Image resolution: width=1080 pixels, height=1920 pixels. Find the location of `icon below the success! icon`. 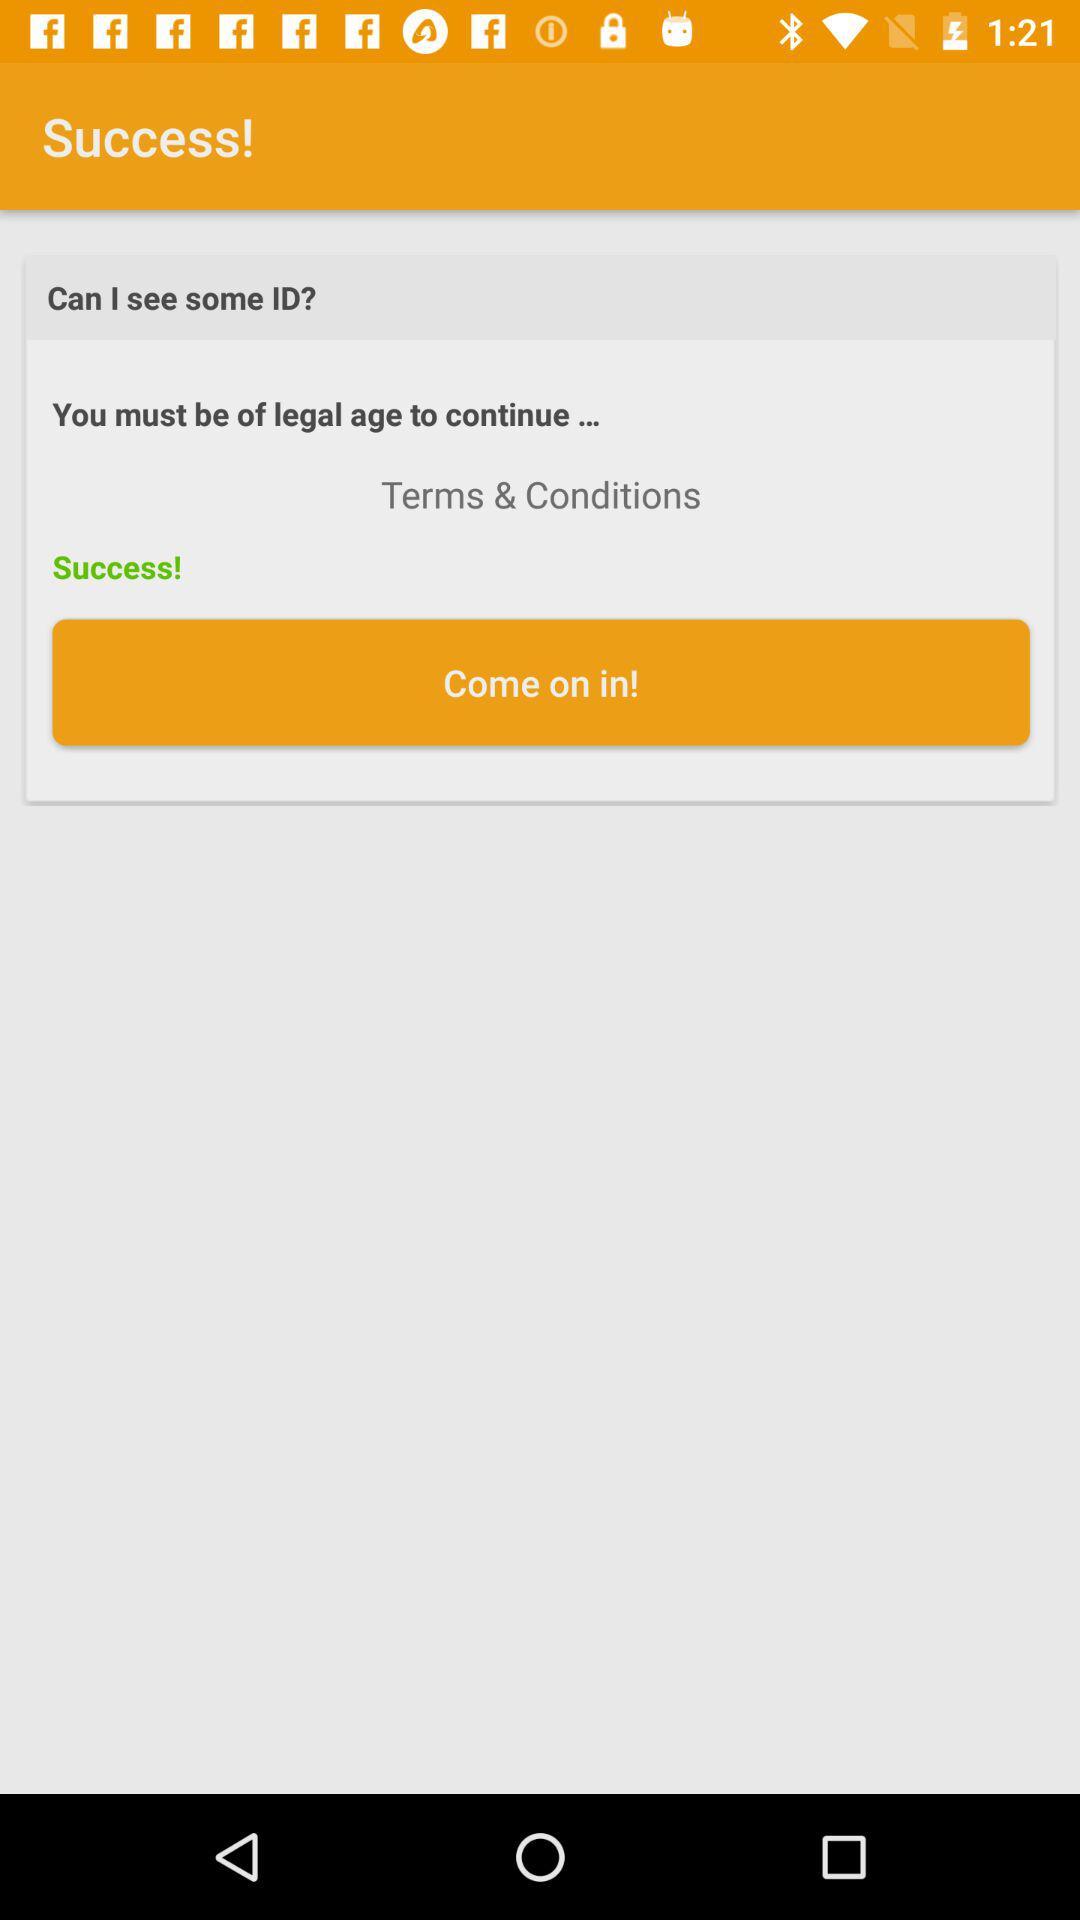

icon below the success! icon is located at coordinates (541, 682).